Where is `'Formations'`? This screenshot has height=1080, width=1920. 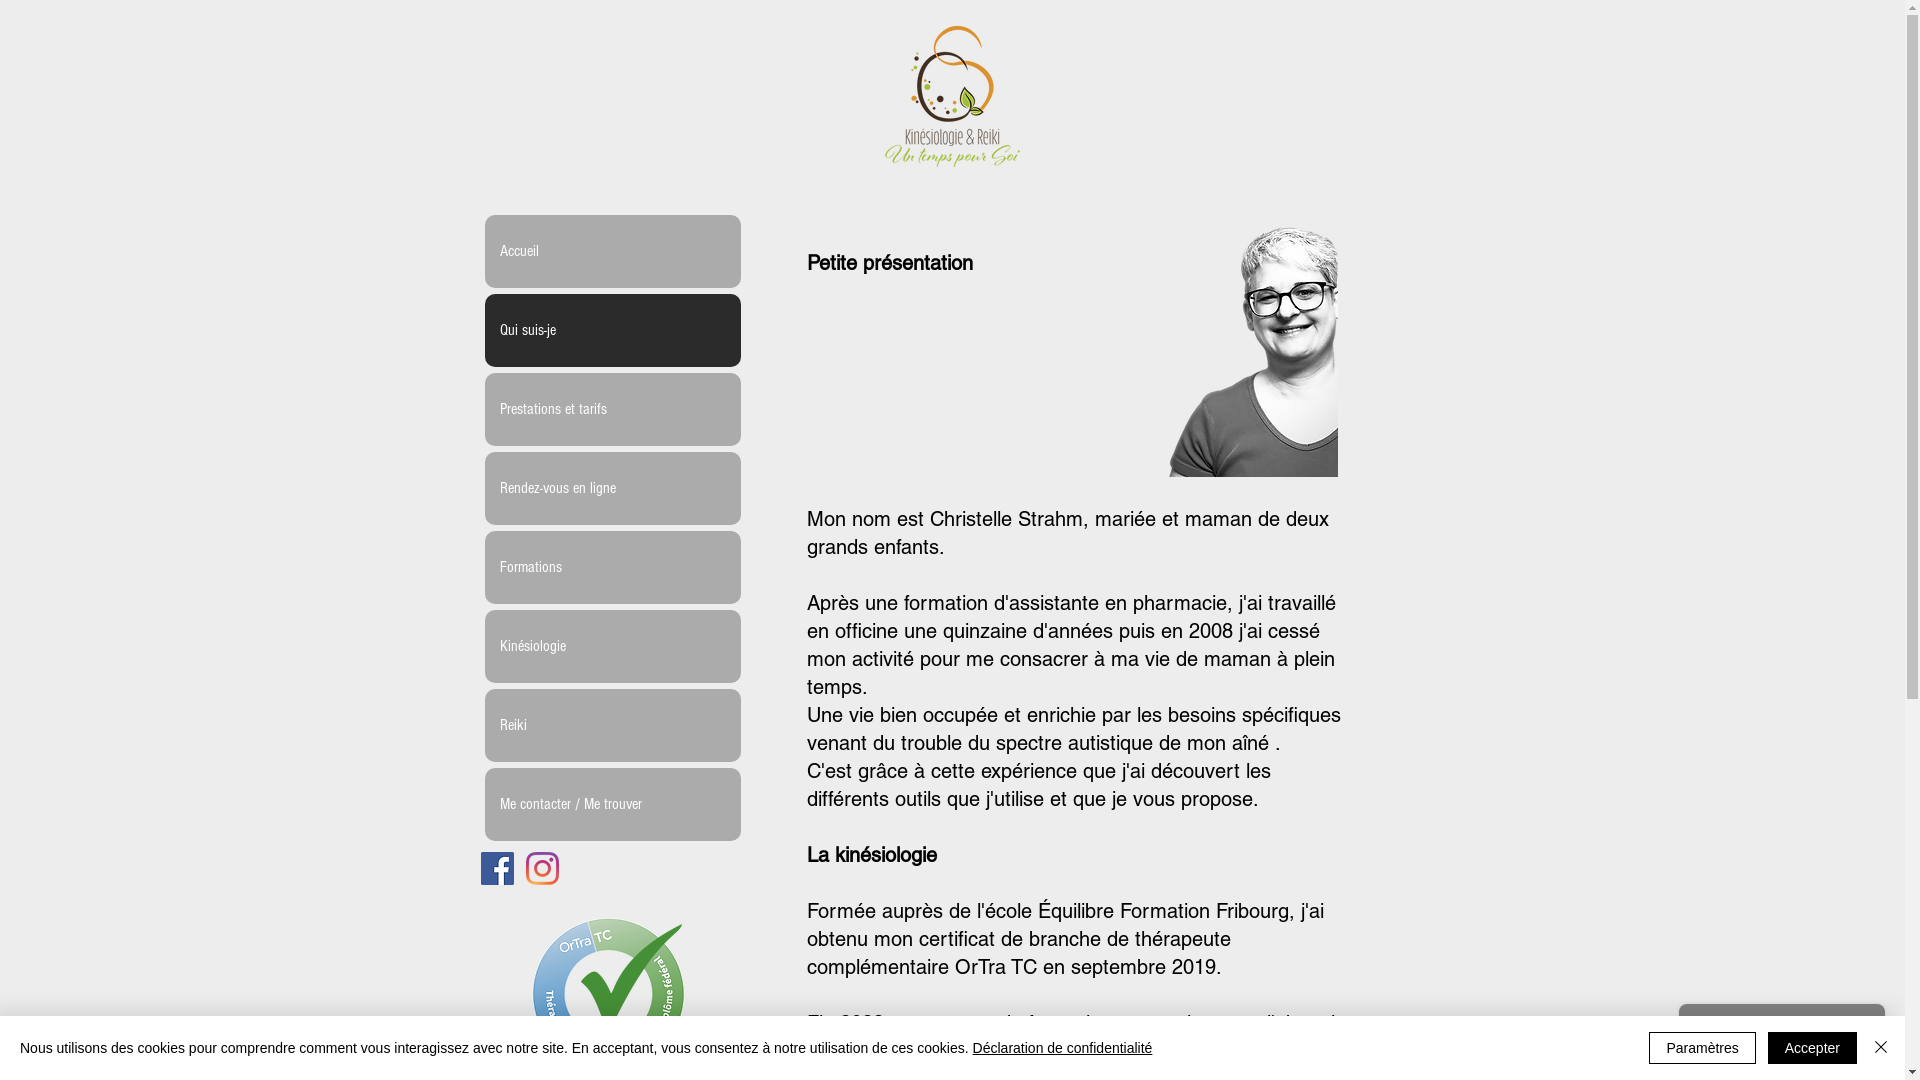 'Formations' is located at coordinates (610, 567).